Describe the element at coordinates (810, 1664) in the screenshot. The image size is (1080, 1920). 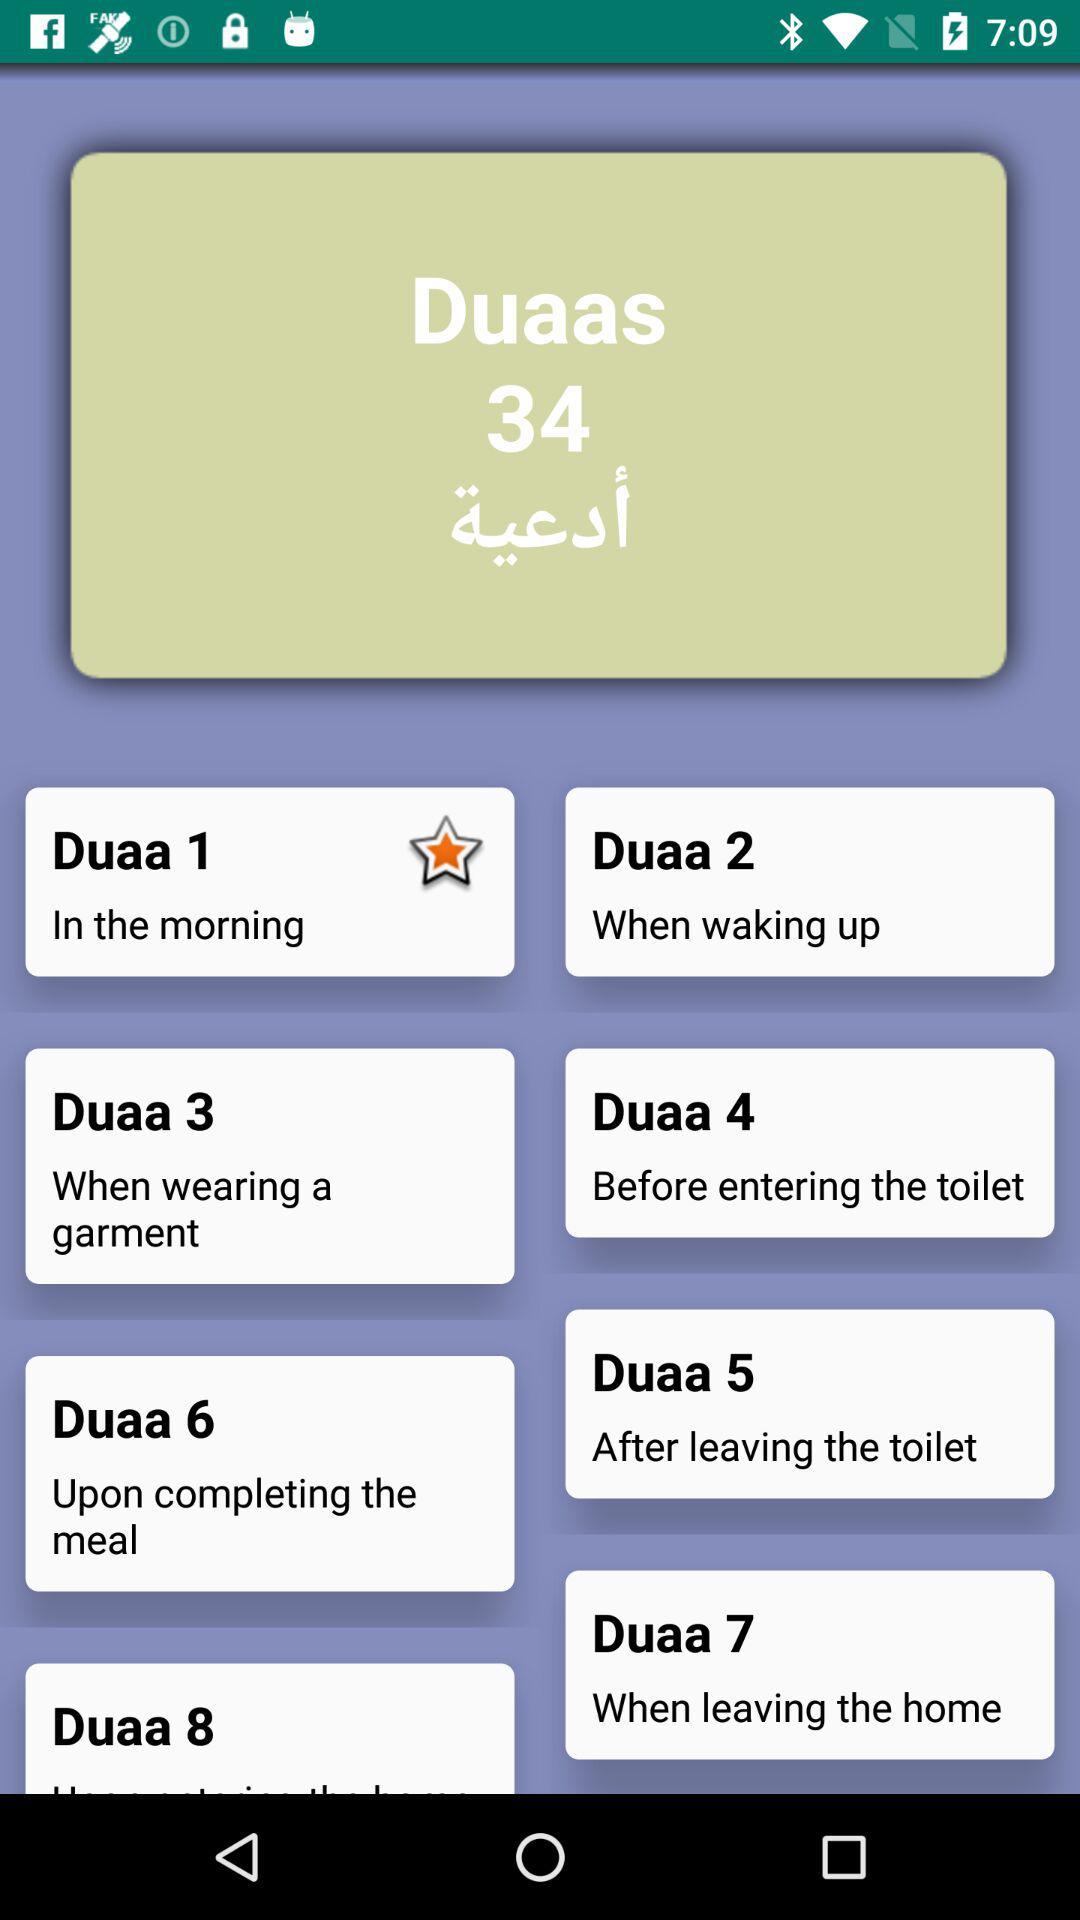
I see `icon on the right side of duaa 1` at that location.